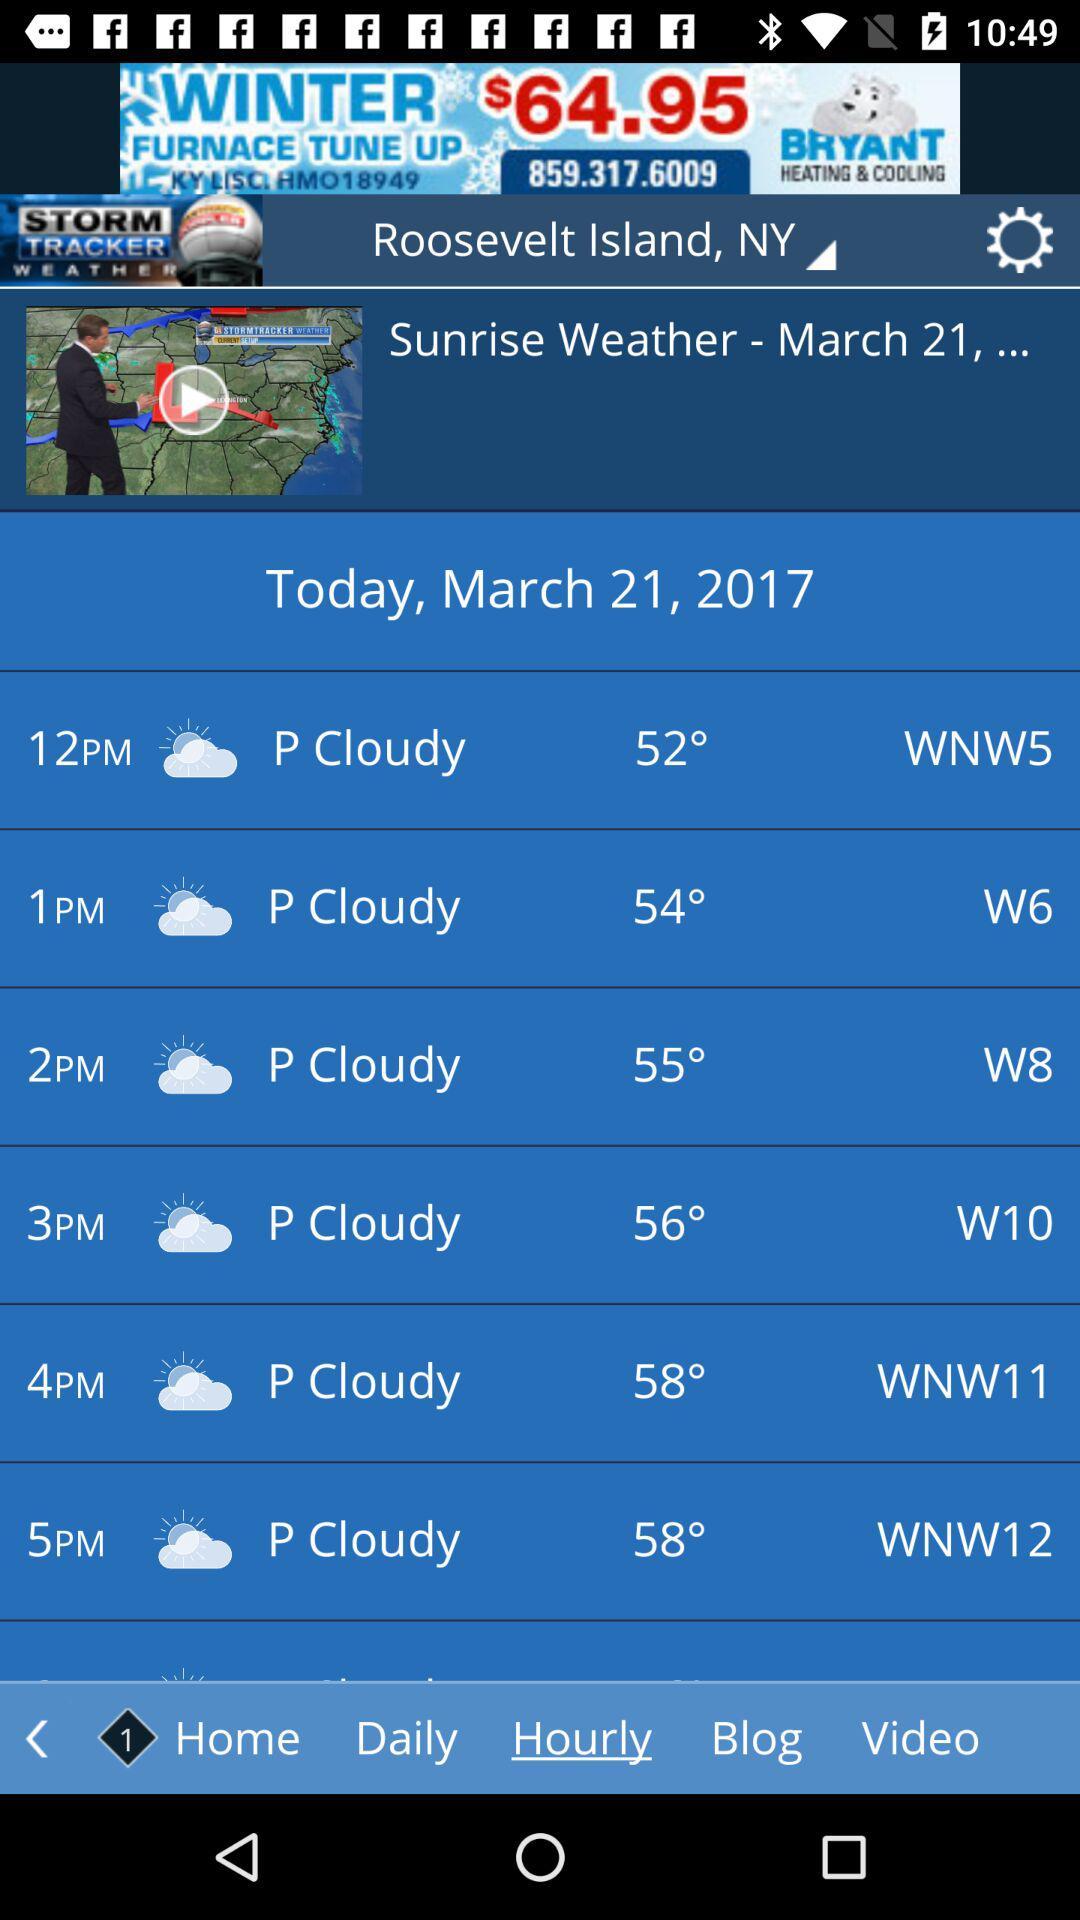 This screenshot has width=1080, height=1920. I want to click on go back, so click(36, 1737).